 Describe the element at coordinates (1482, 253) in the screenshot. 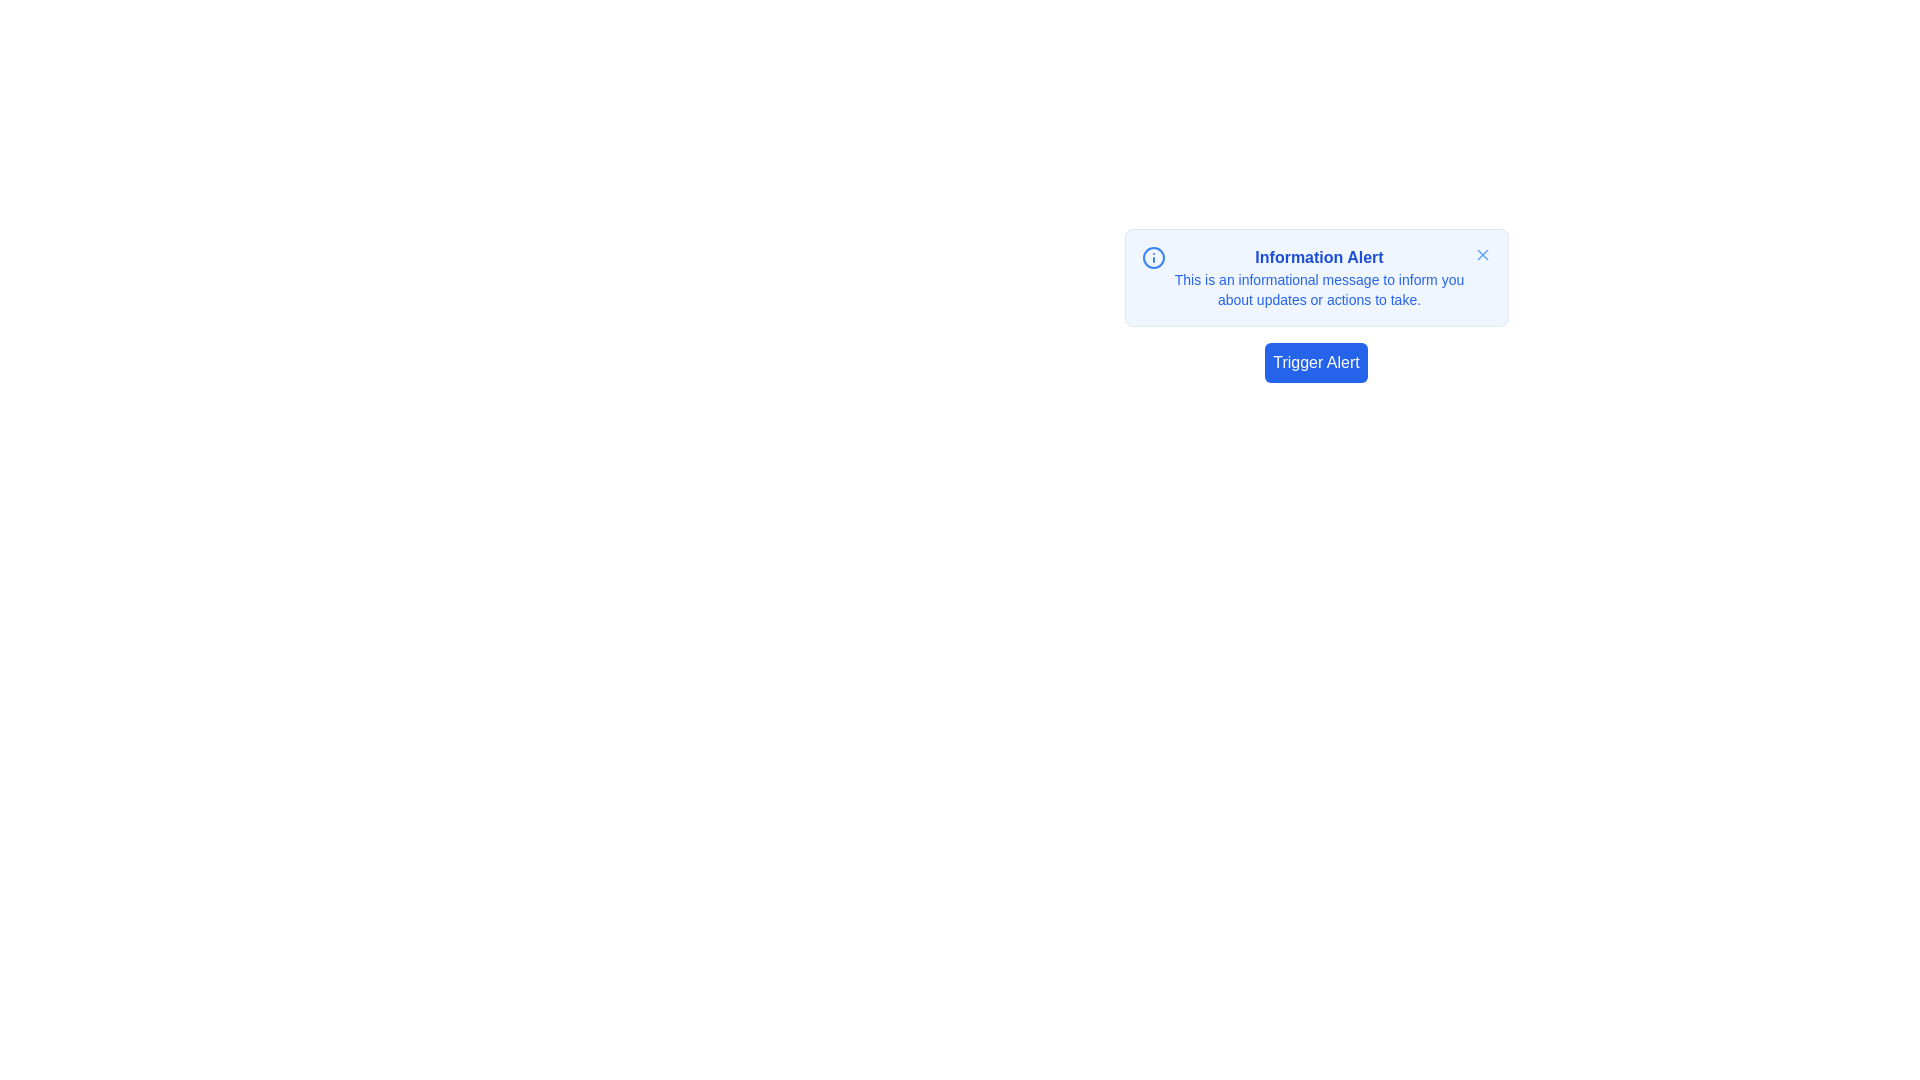

I see `the close icon located in the top-right corner of the 'Information Alert' alert box to initiate the close action` at that location.